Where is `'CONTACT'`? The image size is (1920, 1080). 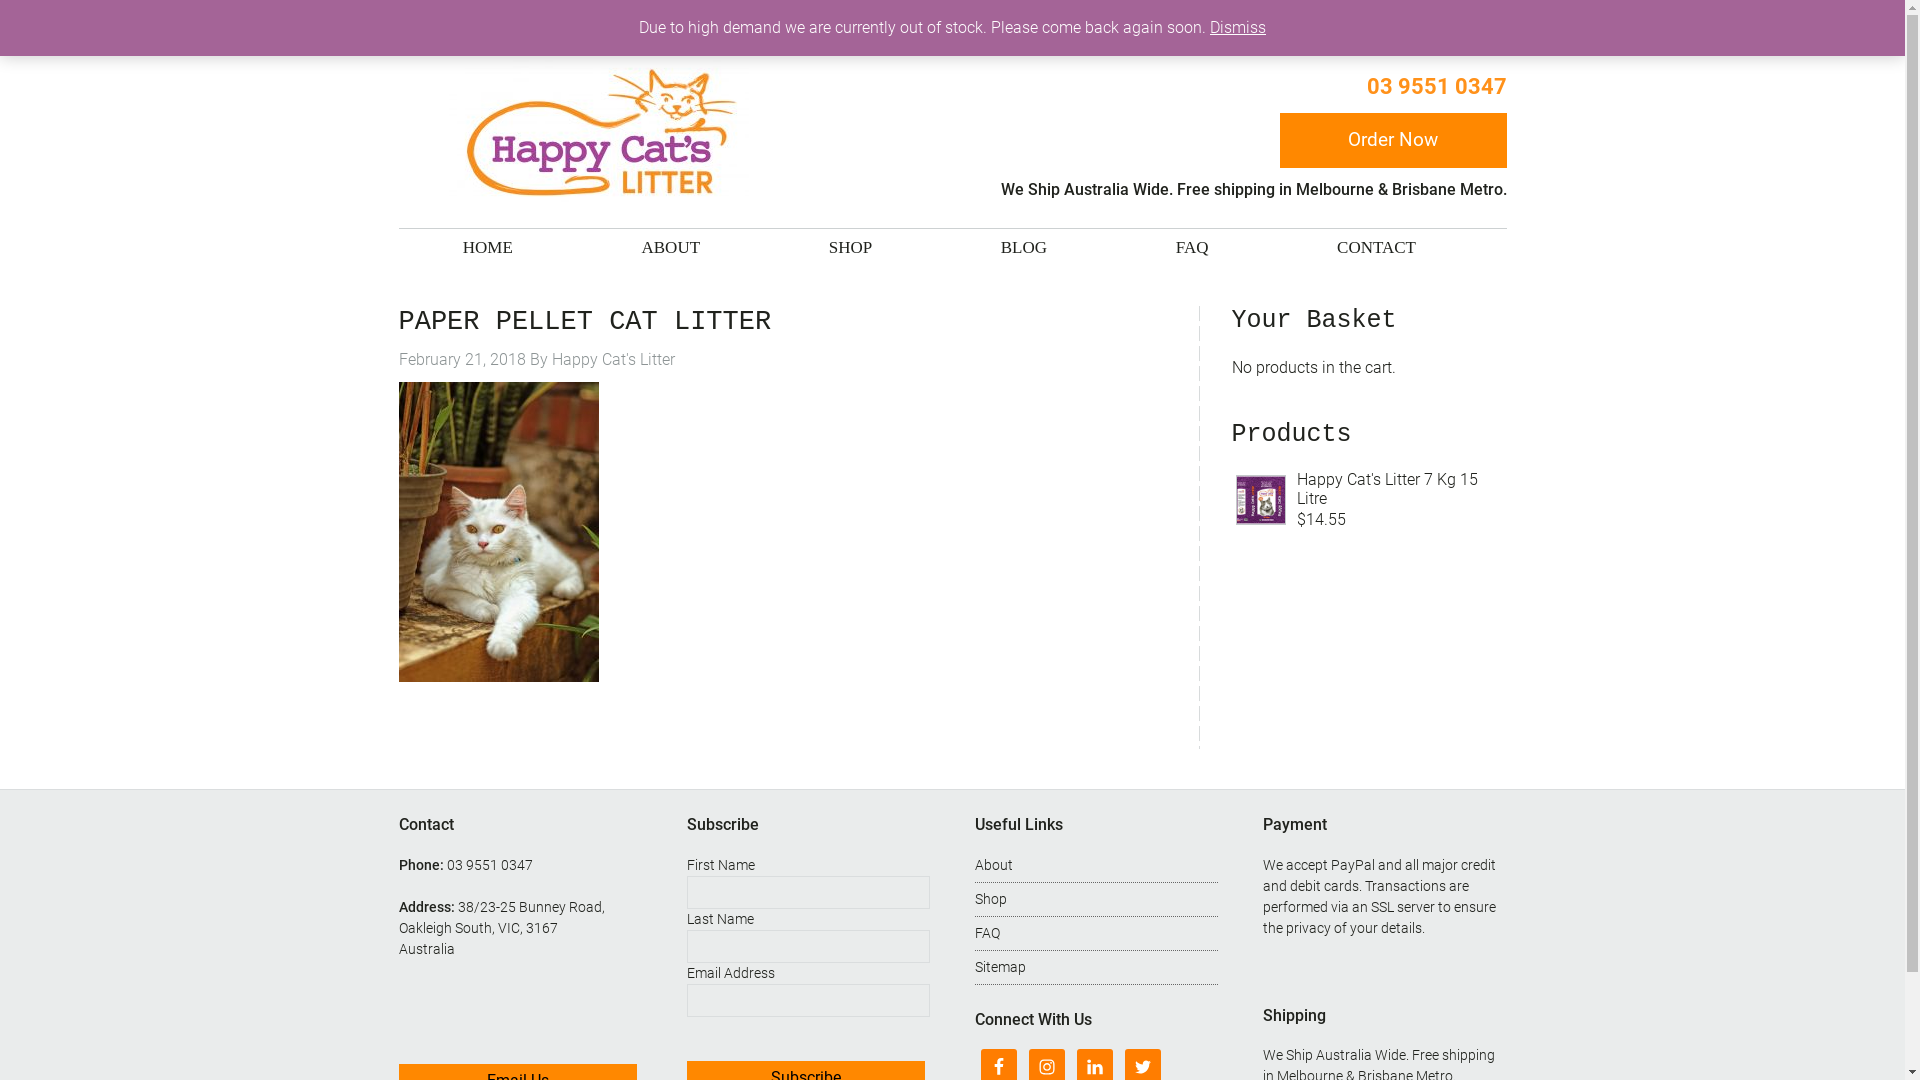
'CONTACT' is located at coordinates (1375, 246).